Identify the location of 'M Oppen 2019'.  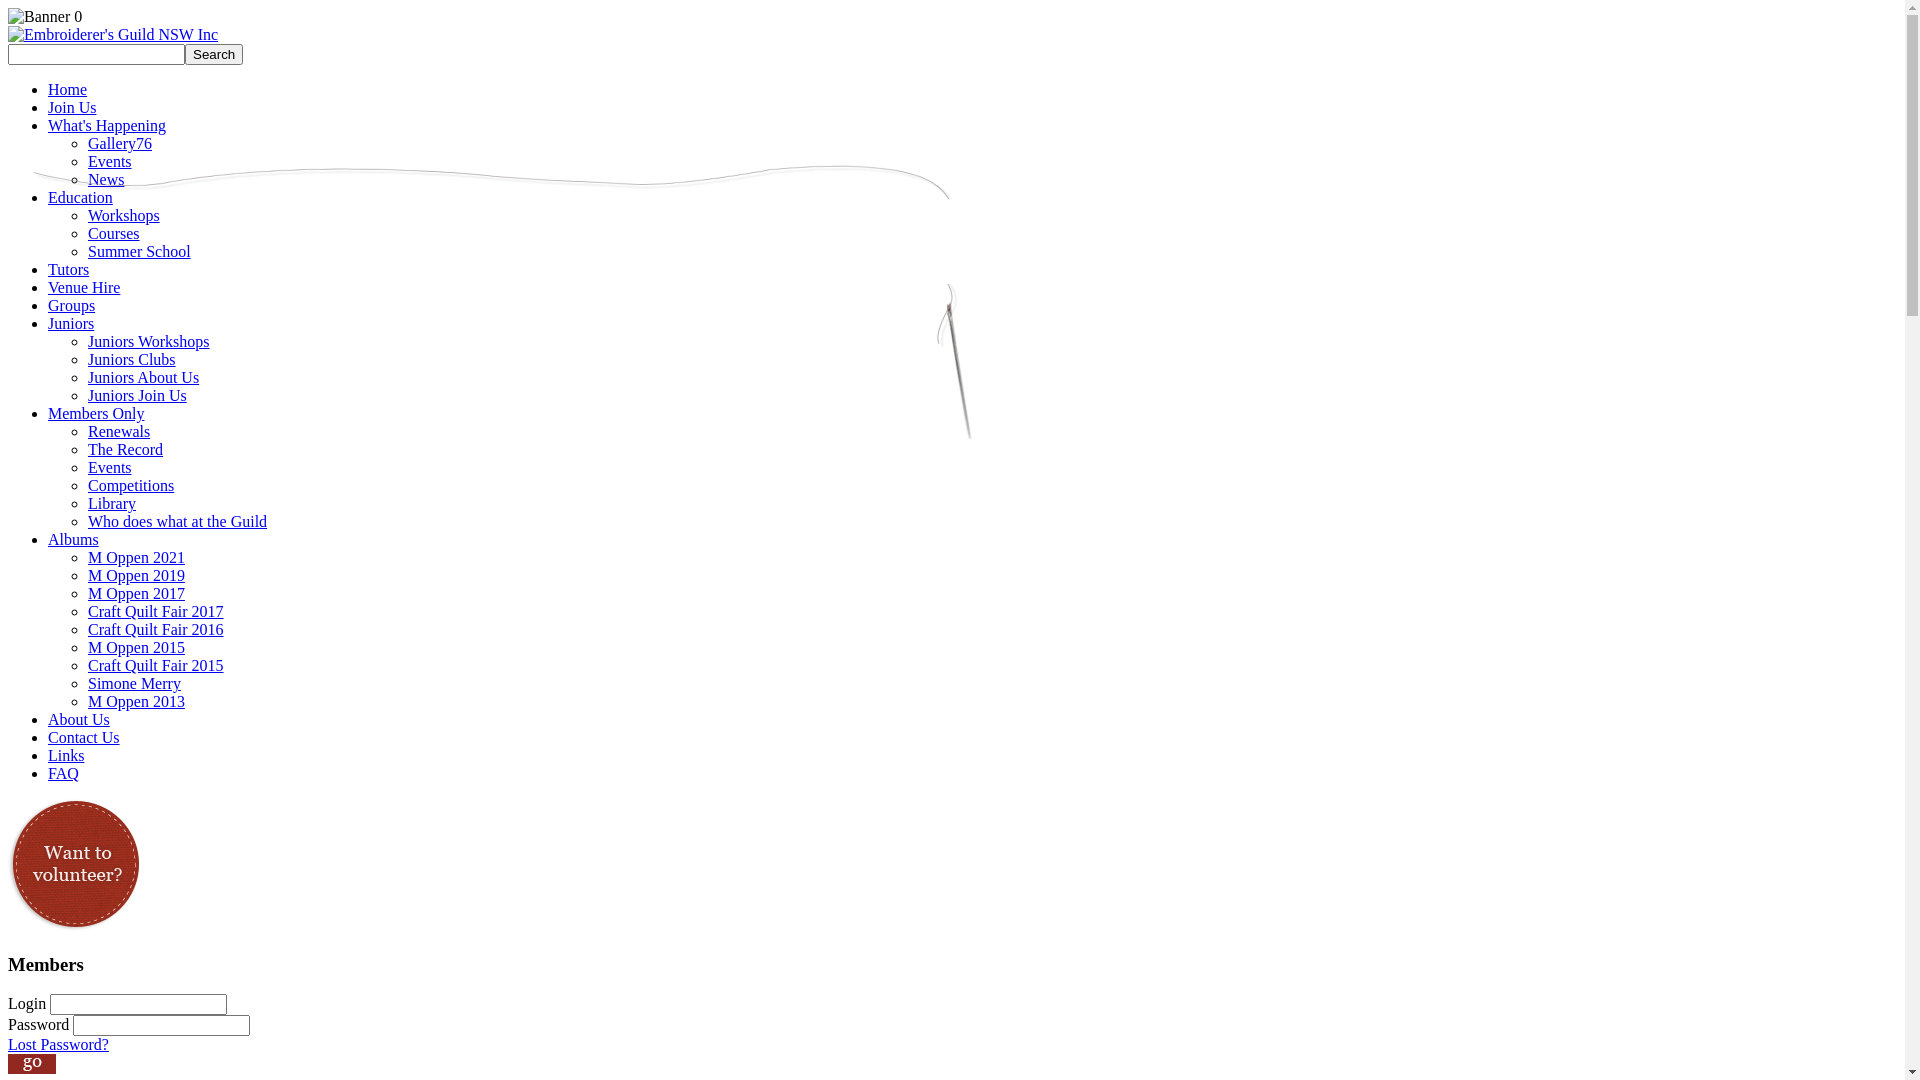
(135, 575).